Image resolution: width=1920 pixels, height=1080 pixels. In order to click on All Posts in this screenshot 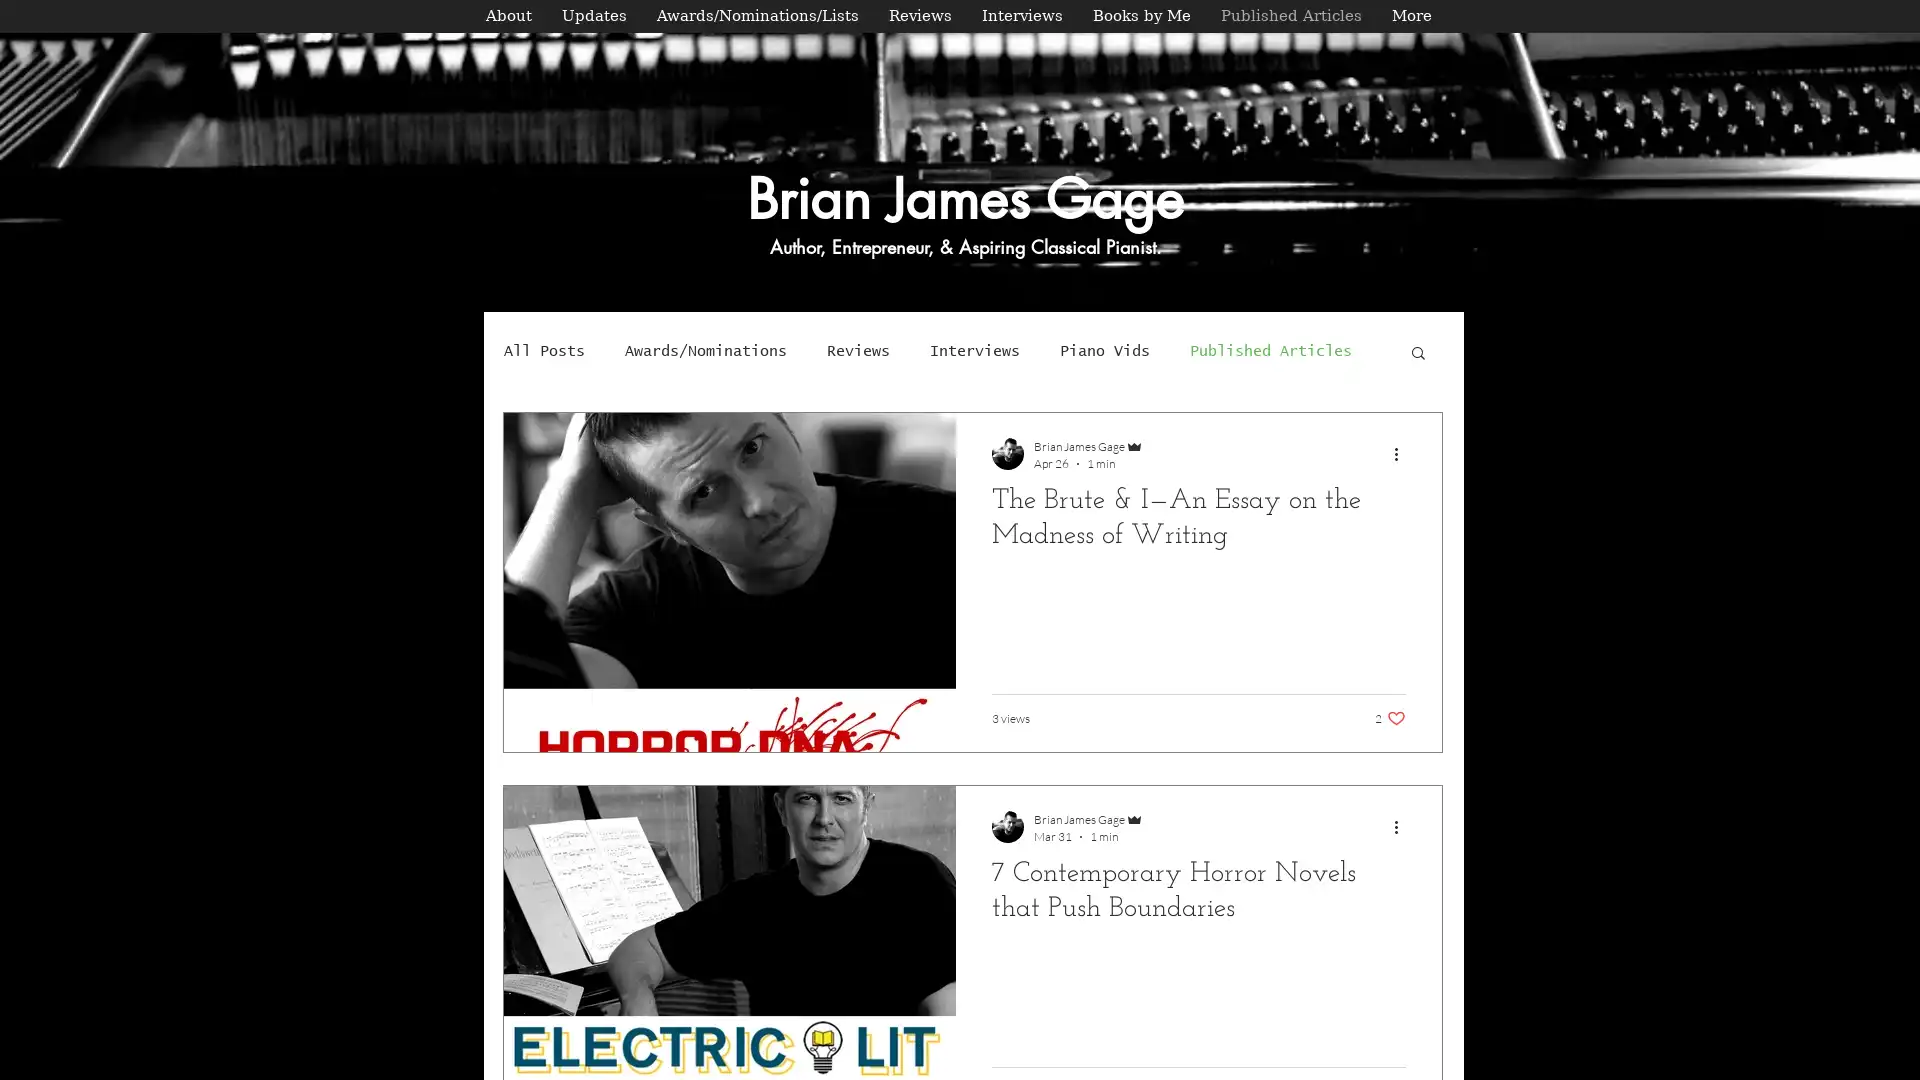, I will do `click(544, 350)`.